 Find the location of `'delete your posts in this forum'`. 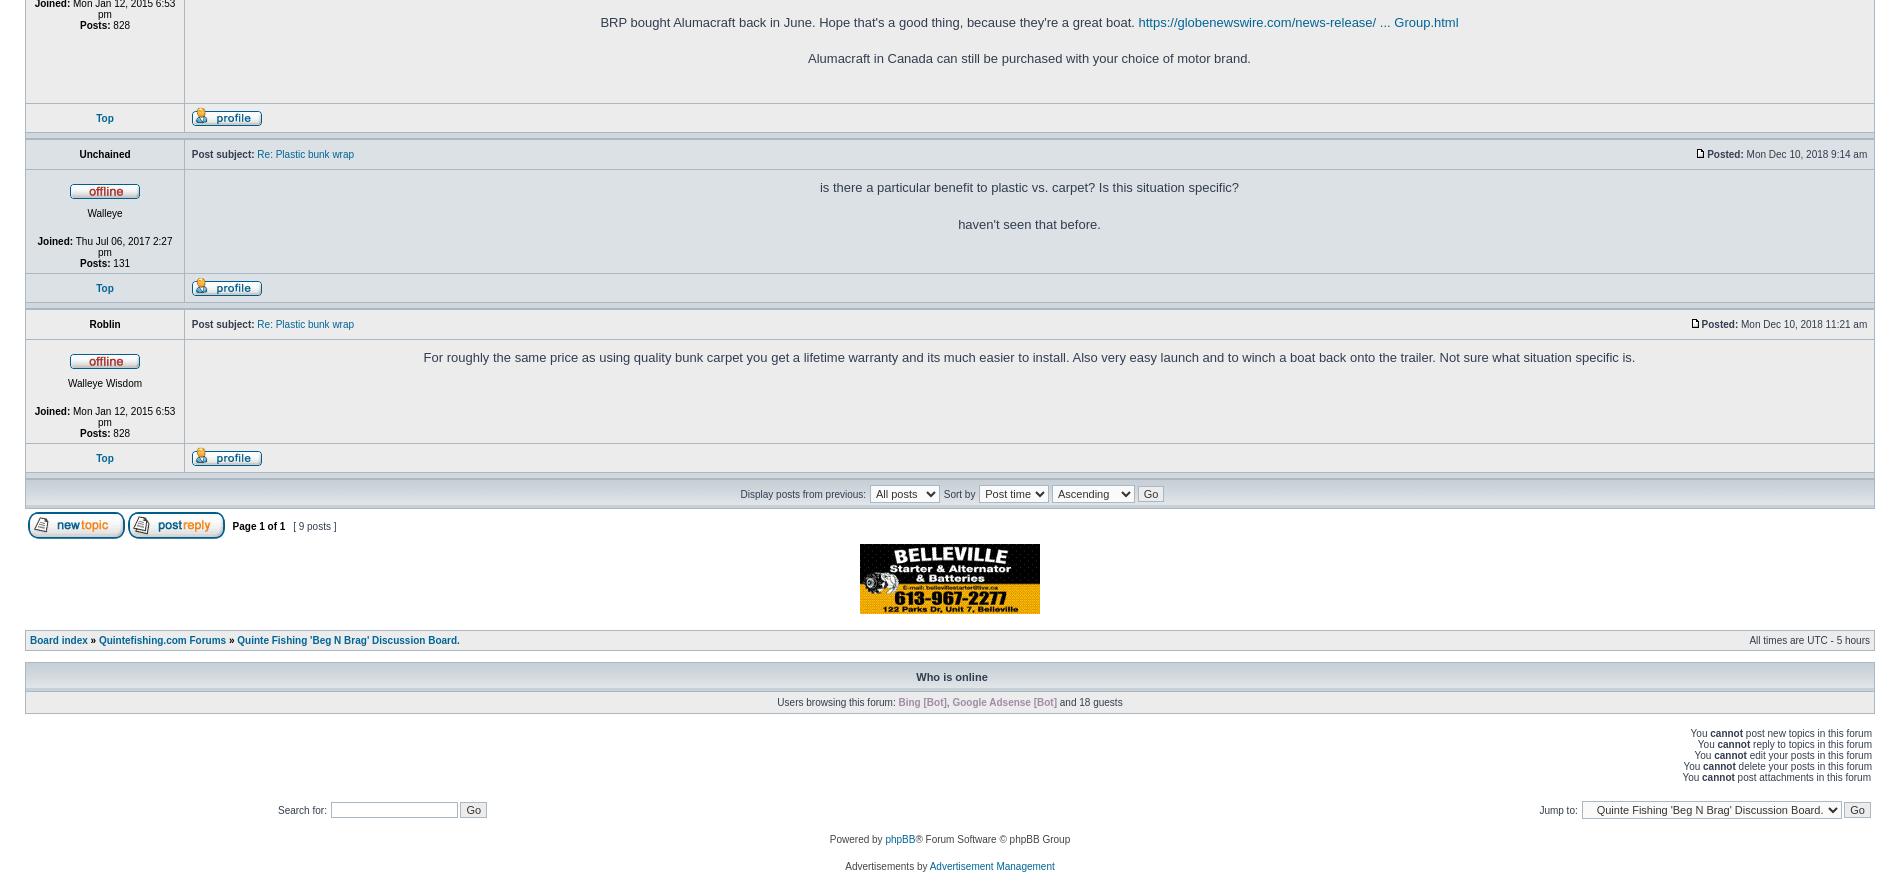

'delete your posts in this forum' is located at coordinates (1802, 766).